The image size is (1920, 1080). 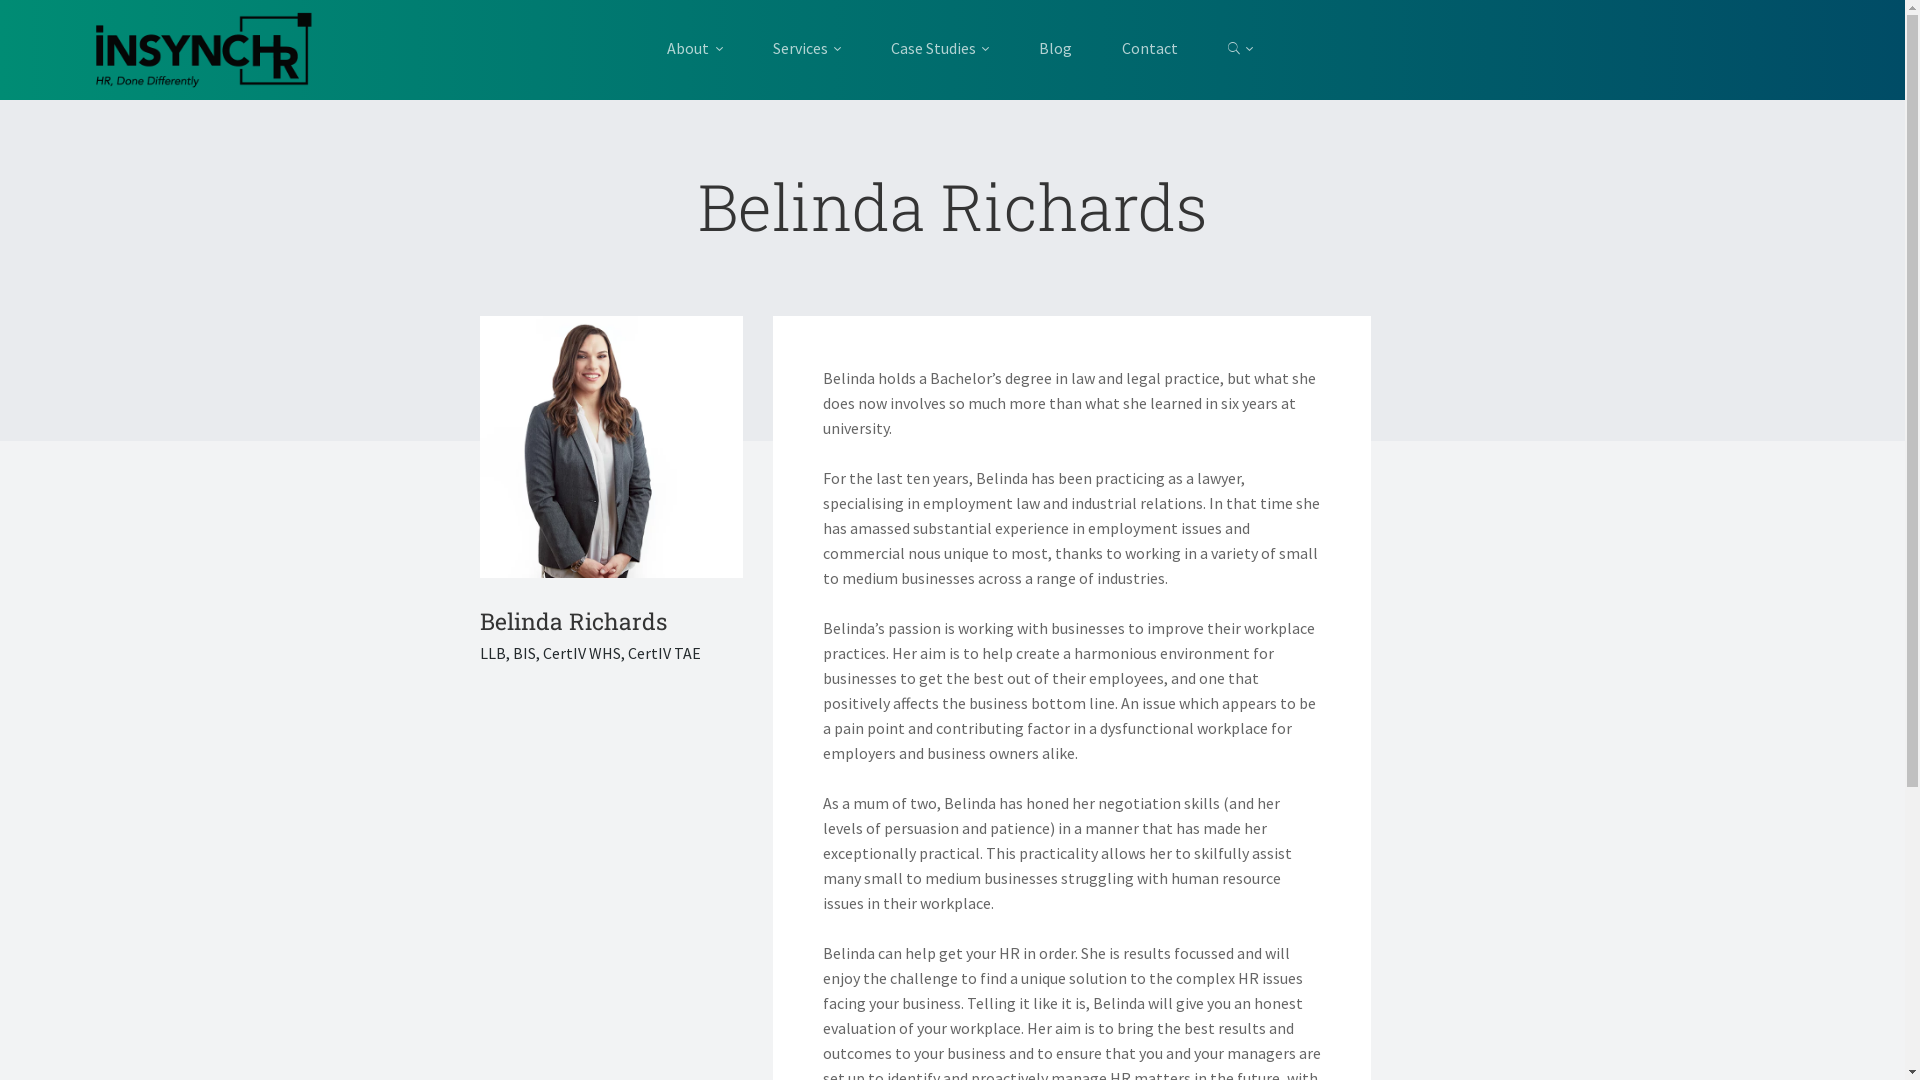 What do you see at coordinates (865, 47) in the screenshot?
I see `'Case Studies'` at bounding box center [865, 47].